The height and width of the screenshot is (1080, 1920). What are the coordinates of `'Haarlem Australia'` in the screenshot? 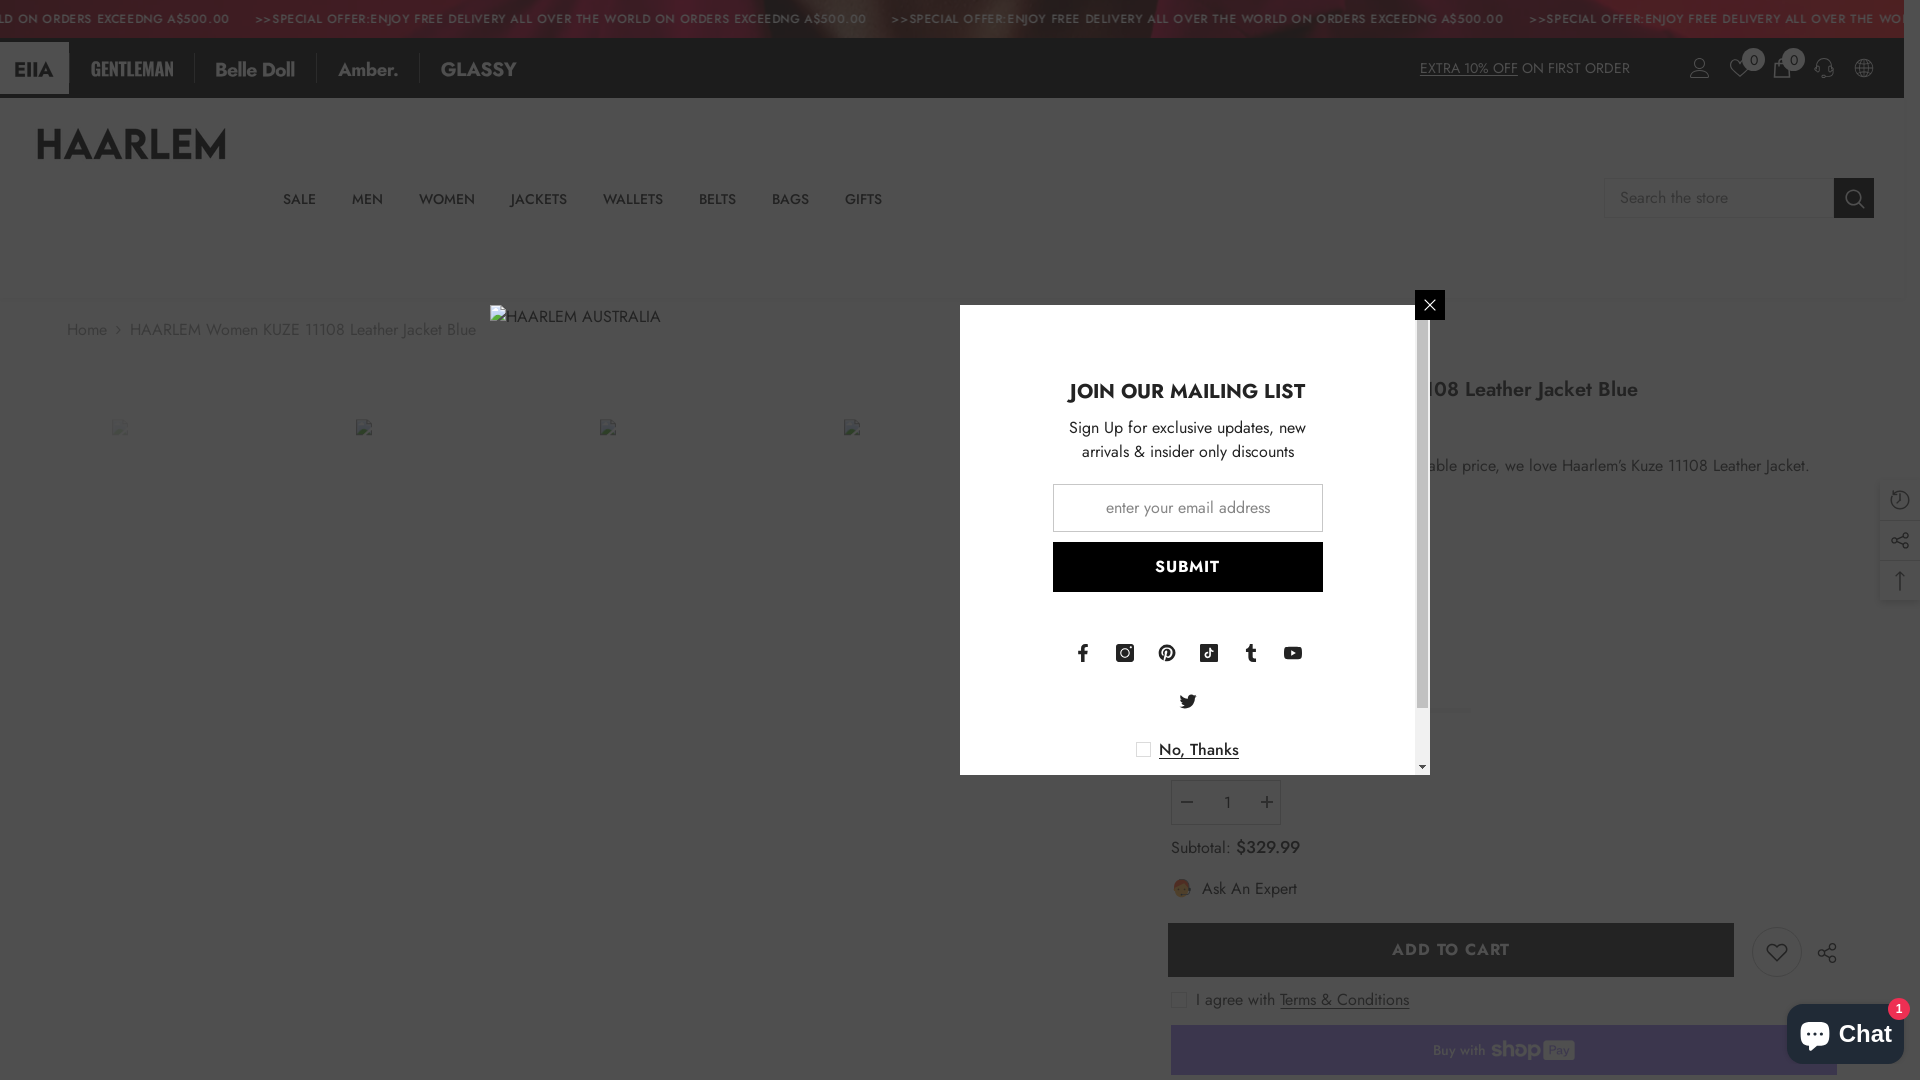 It's located at (1236, 524).